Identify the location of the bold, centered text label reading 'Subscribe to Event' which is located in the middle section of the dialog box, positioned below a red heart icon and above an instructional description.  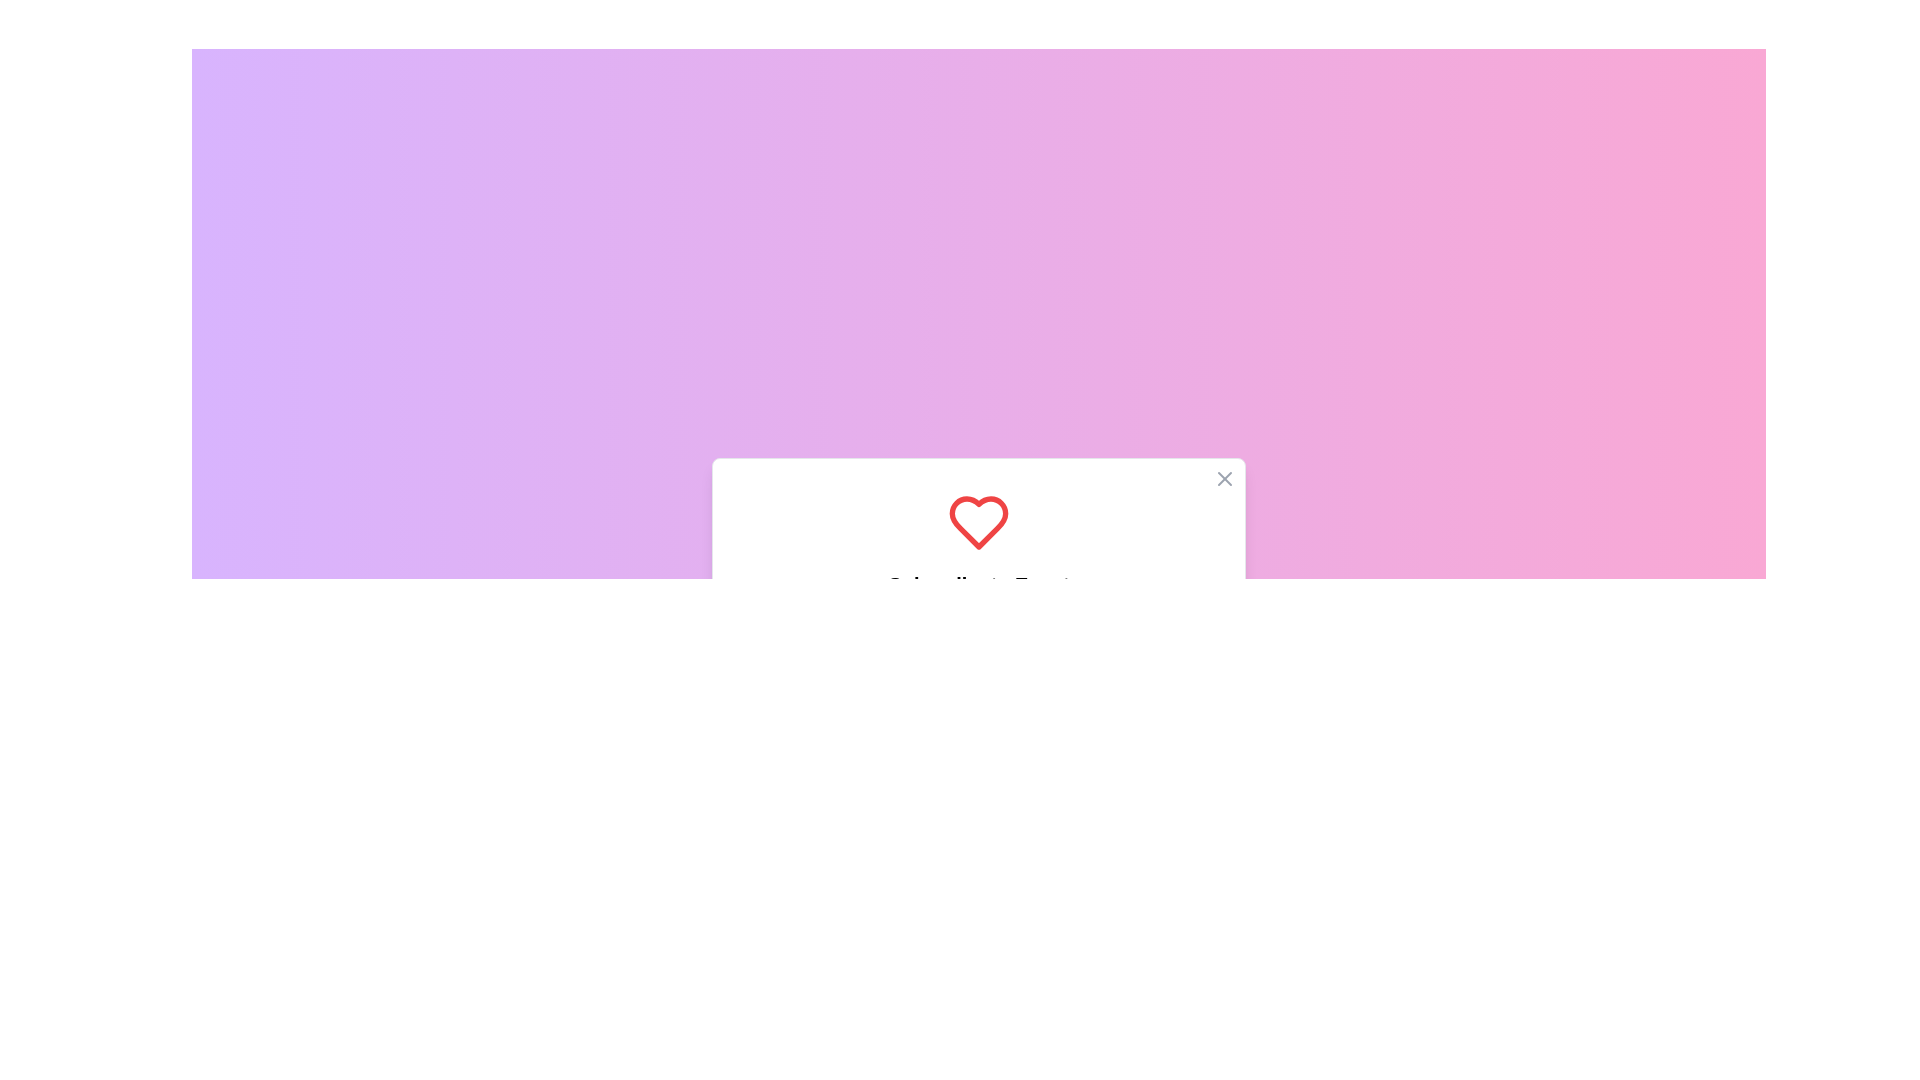
(979, 585).